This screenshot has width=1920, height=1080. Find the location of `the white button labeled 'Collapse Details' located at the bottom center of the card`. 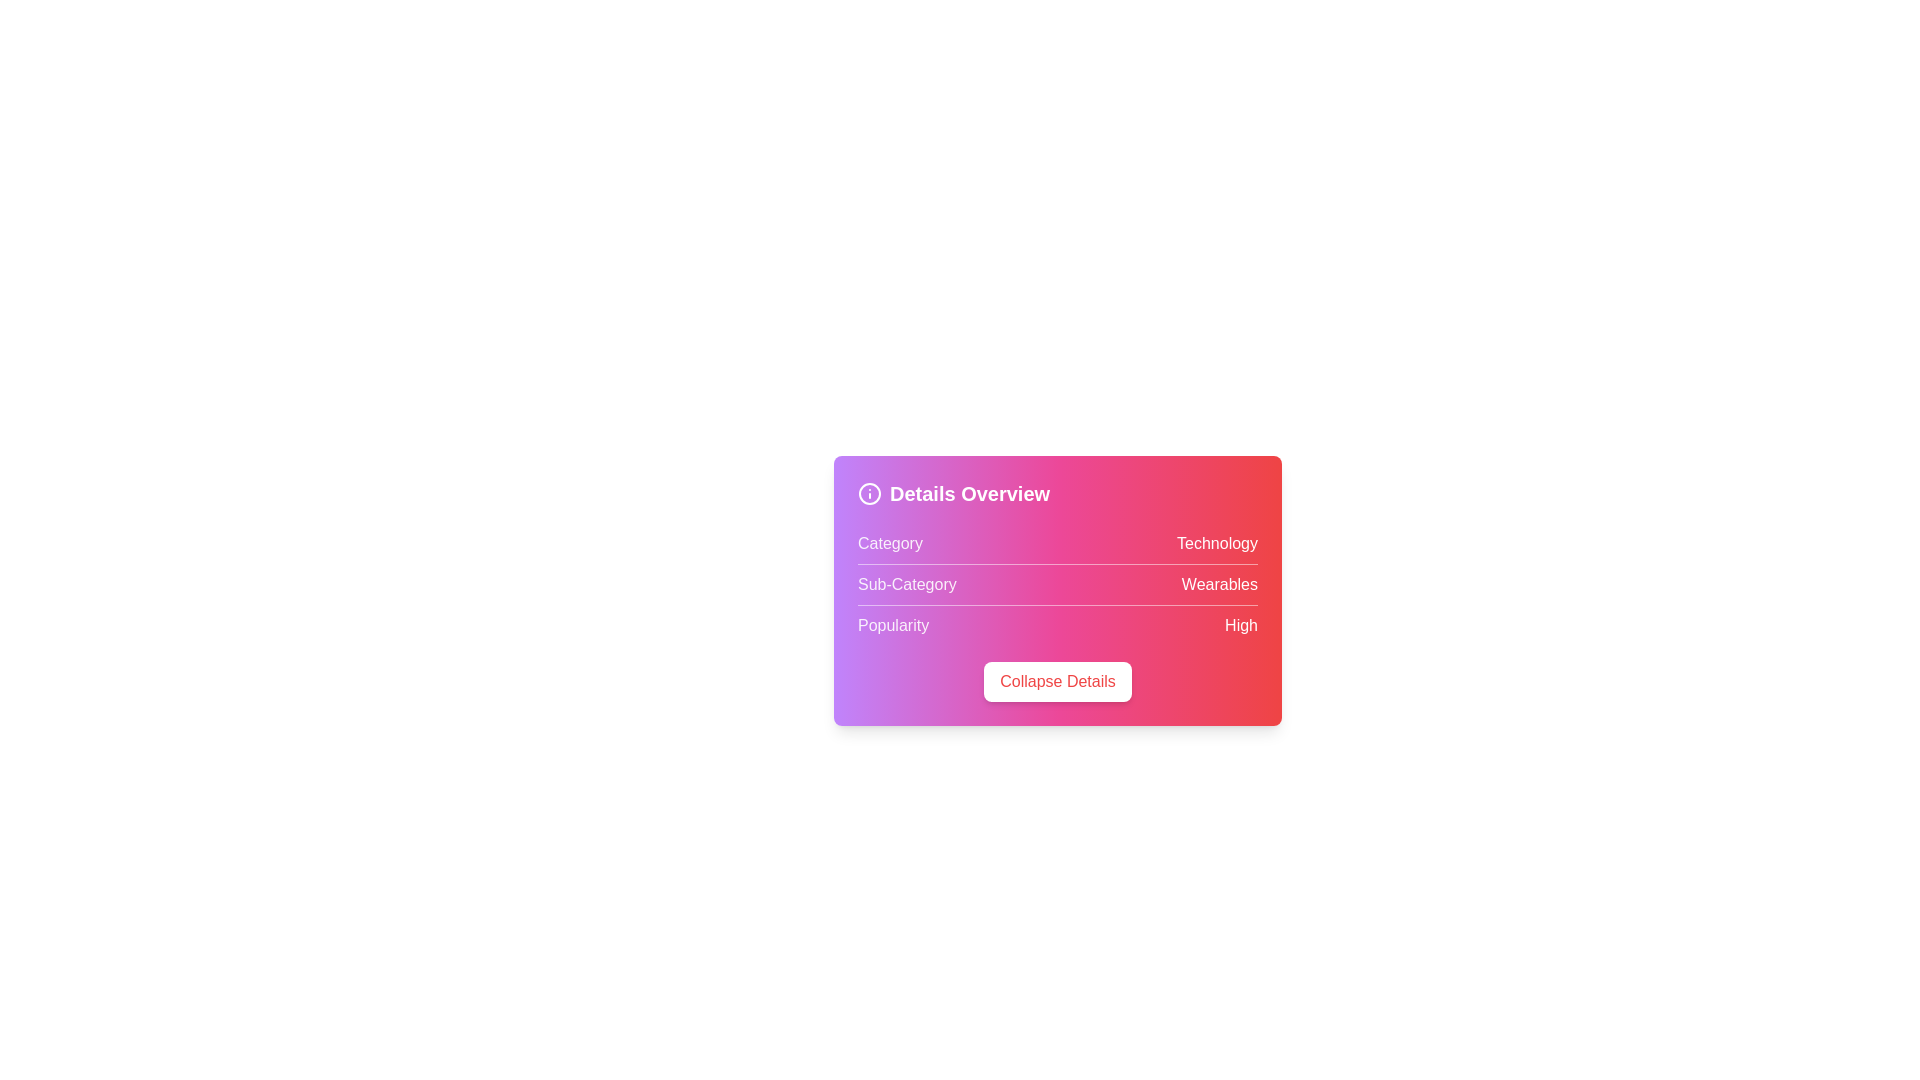

the white button labeled 'Collapse Details' located at the bottom center of the card is located at coordinates (1056, 681).